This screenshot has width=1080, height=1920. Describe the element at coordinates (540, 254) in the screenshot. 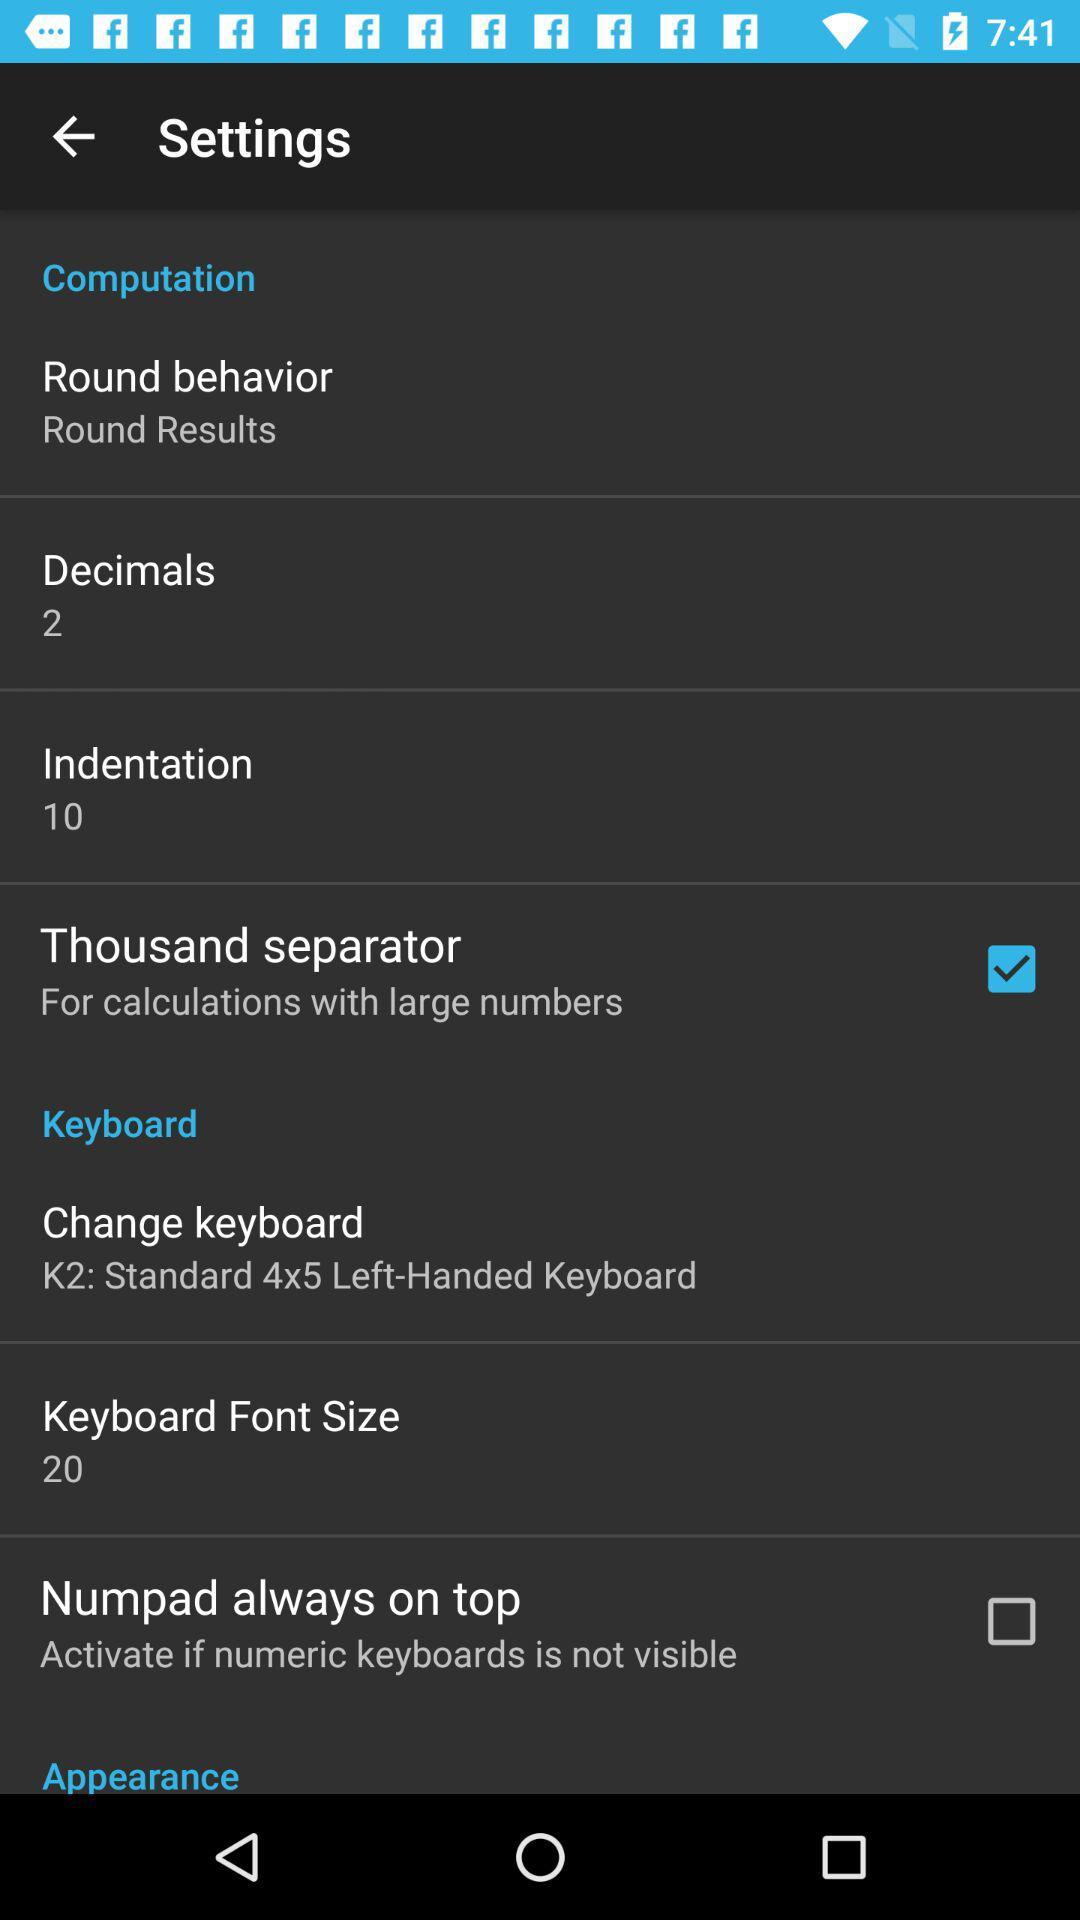

I see `the icon above round behavior` at that location.